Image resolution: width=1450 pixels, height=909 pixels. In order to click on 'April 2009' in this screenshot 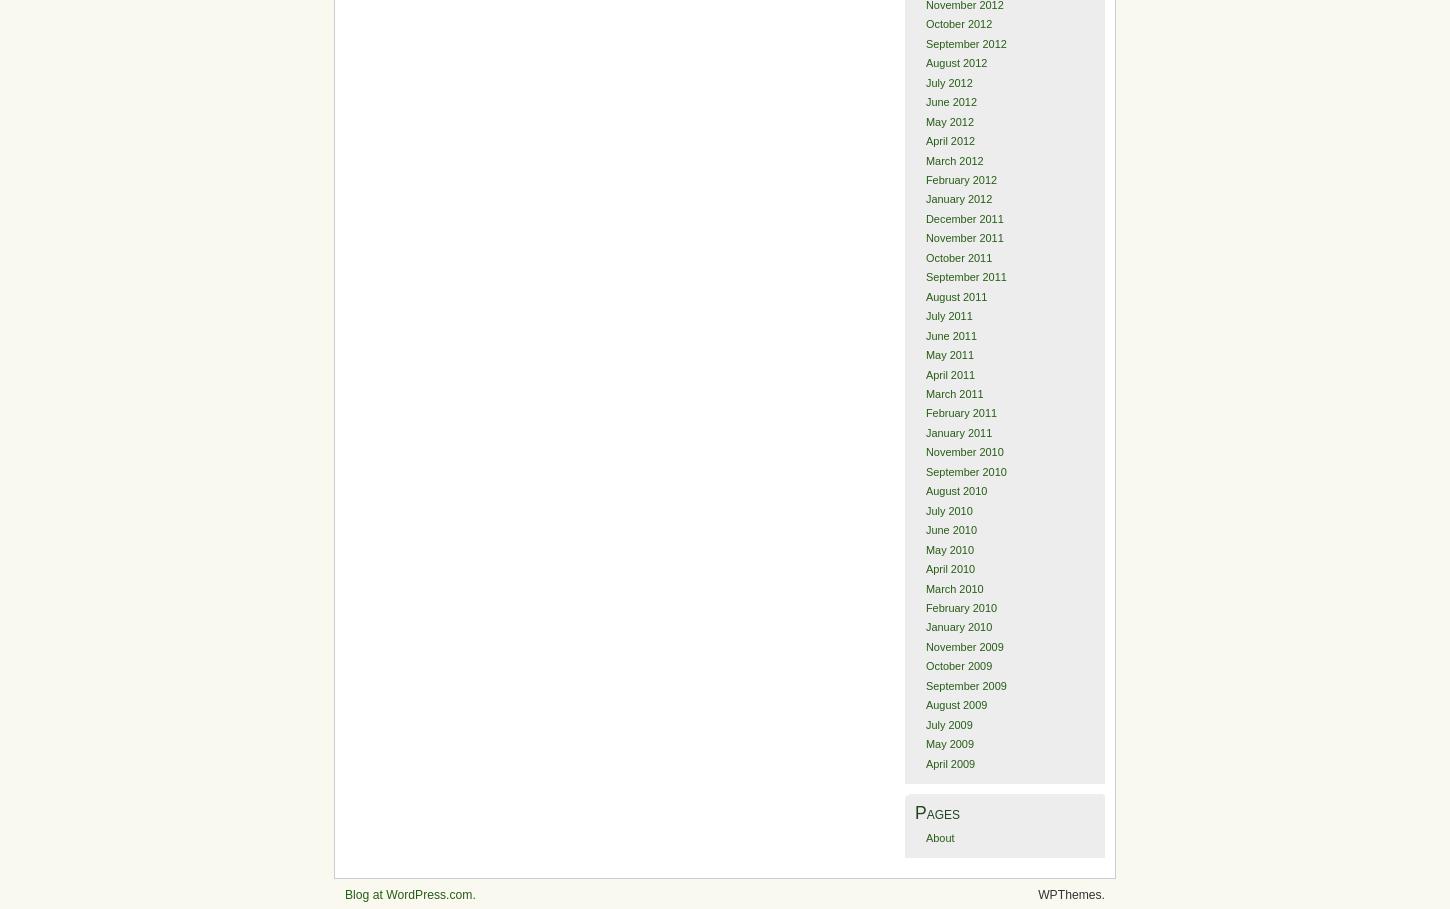, I will do `click(949, 763)`.